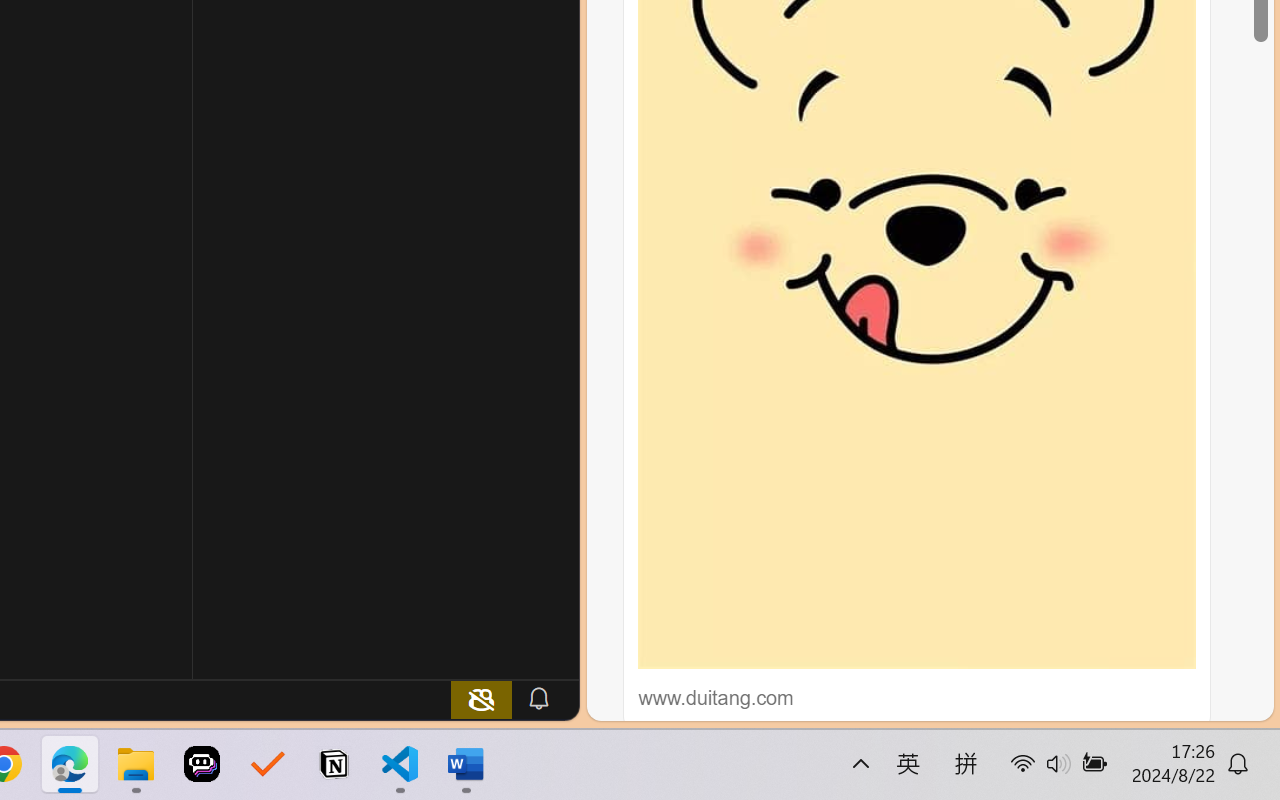 The width and height of the screenshot is (1280, 800). I want to click on 'copilot-notconnected, Copilot error (click for details)', so click(481, 698).